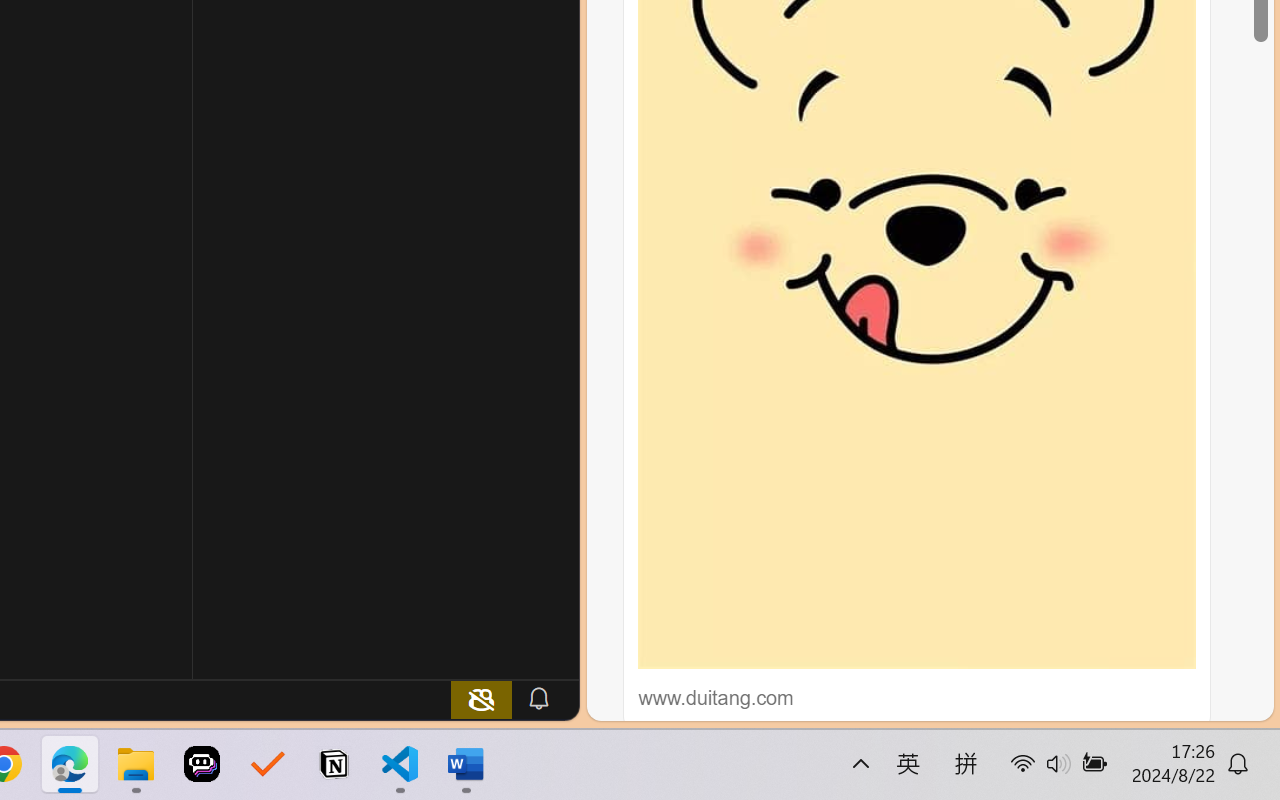 The width and height of the screenshot is (1280, 800). I want to click on 'copilot-notconnected, Copilot error (click for details)', so click(481, 698).